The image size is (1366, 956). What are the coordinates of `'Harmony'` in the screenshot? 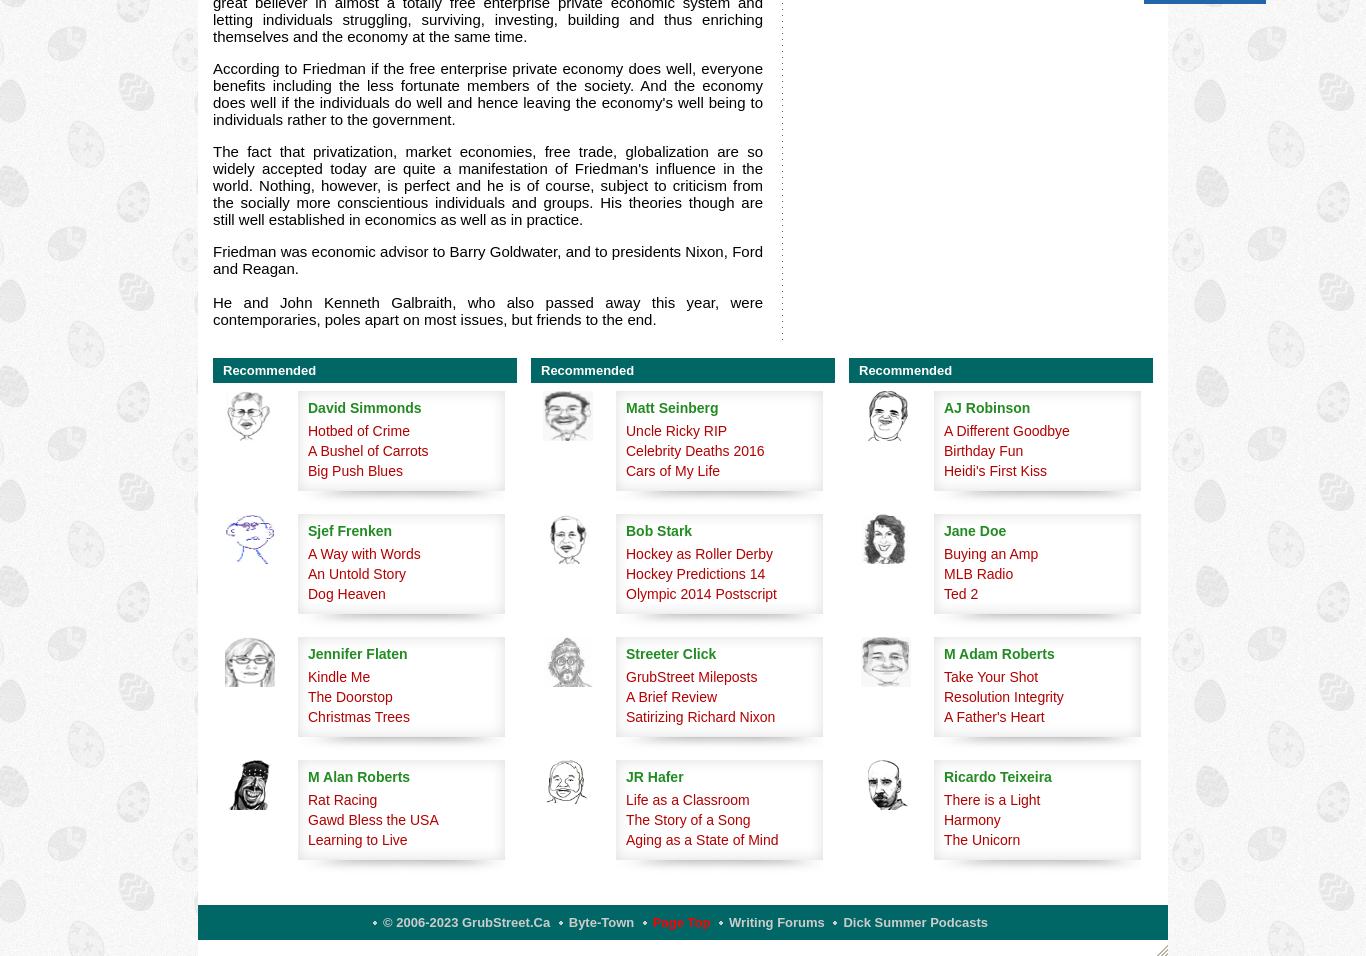 It's located at (972, 818).